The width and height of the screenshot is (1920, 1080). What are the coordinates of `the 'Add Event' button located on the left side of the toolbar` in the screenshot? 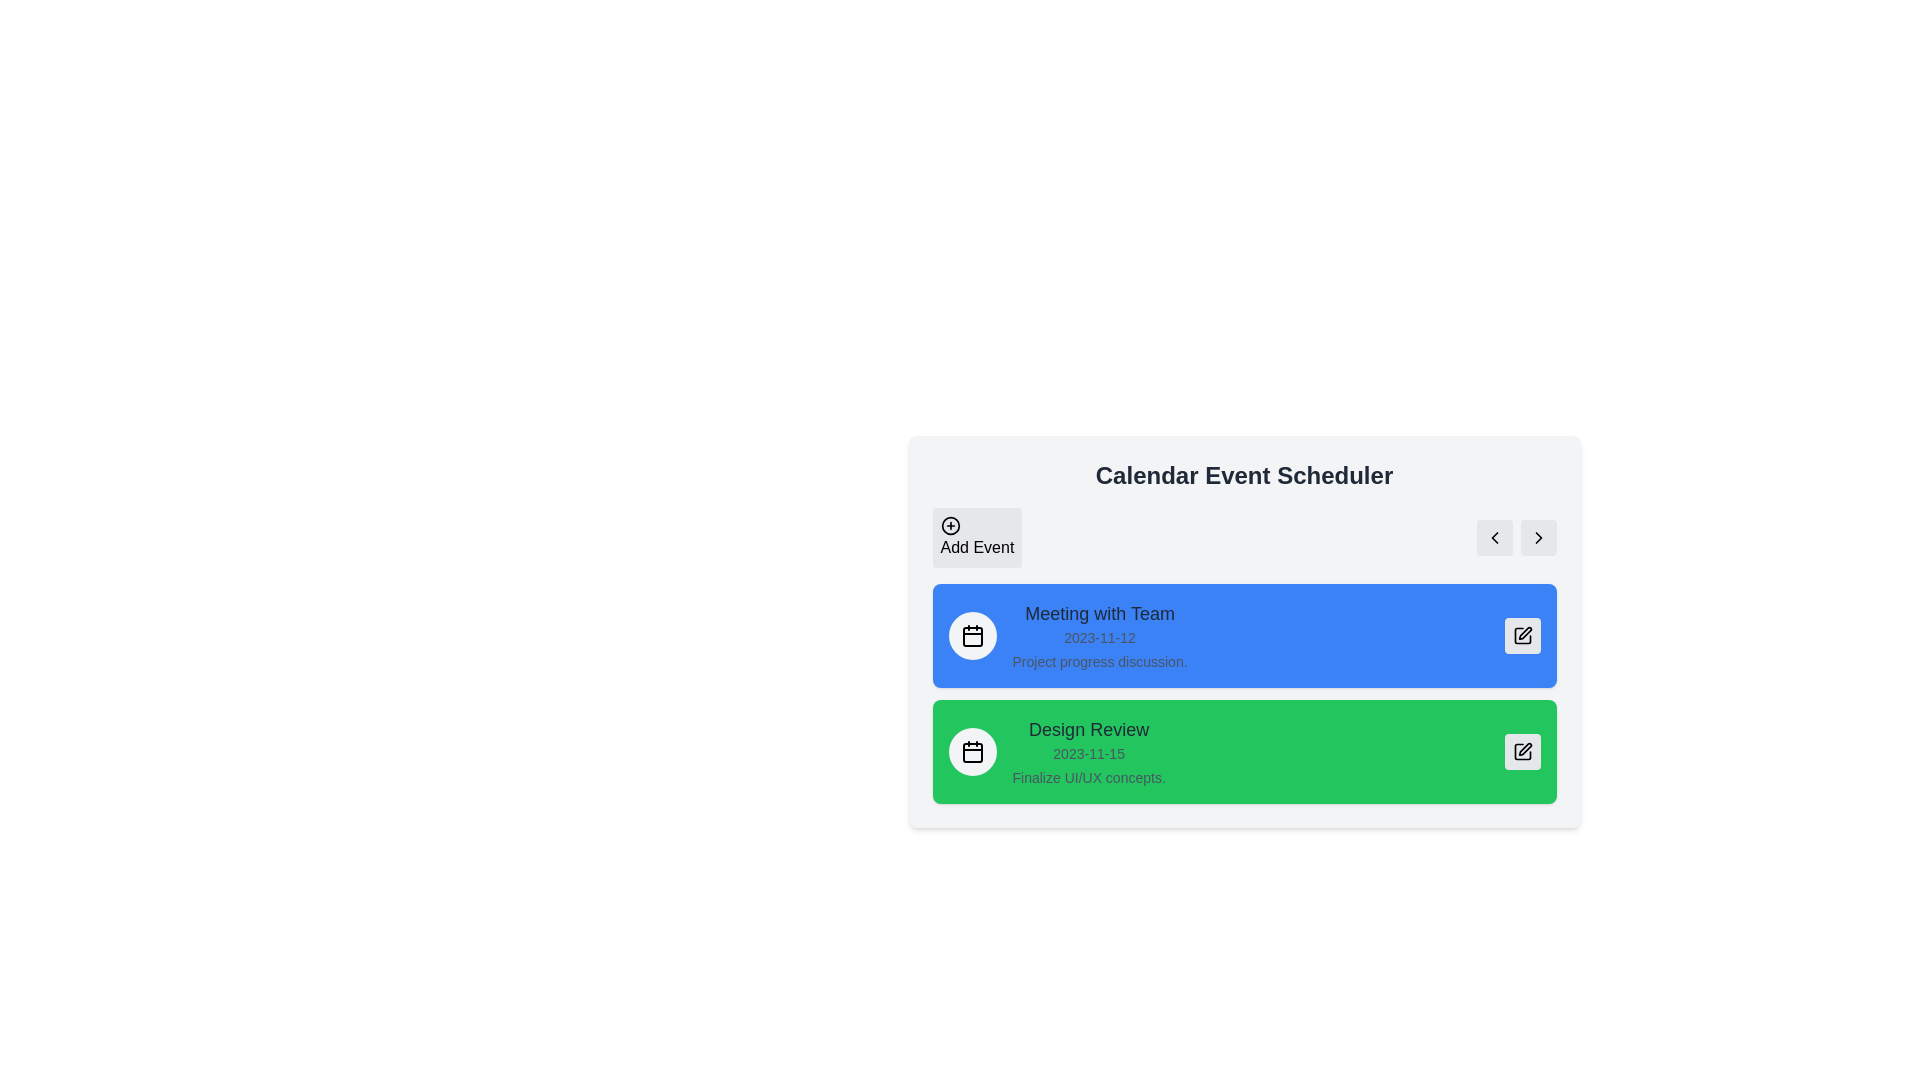 It's located at (977, 536).